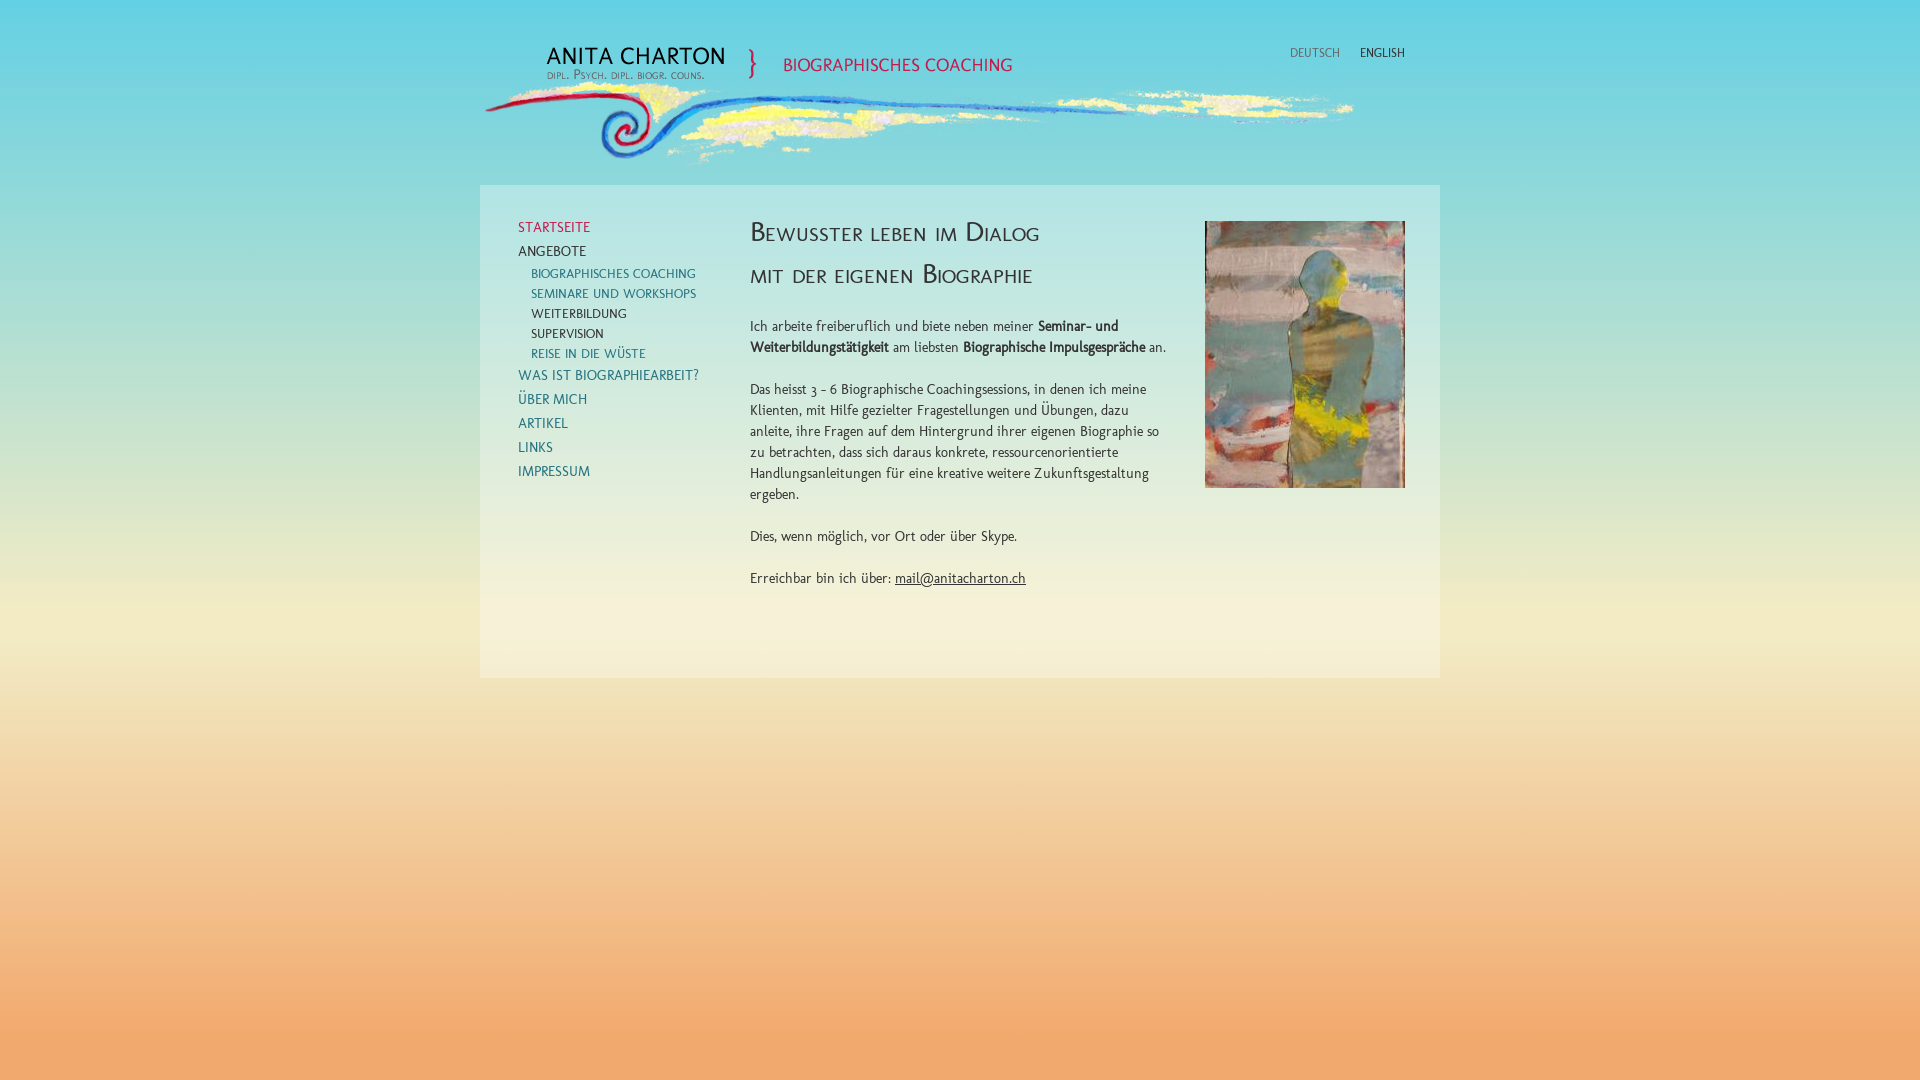 Image resolution: width=1920 pixels, height=1080 pixels. What do you see at coordinates (553, 226) in the screenshot?
I see `'STARTSEITE'` at bounding box center [553, 226].